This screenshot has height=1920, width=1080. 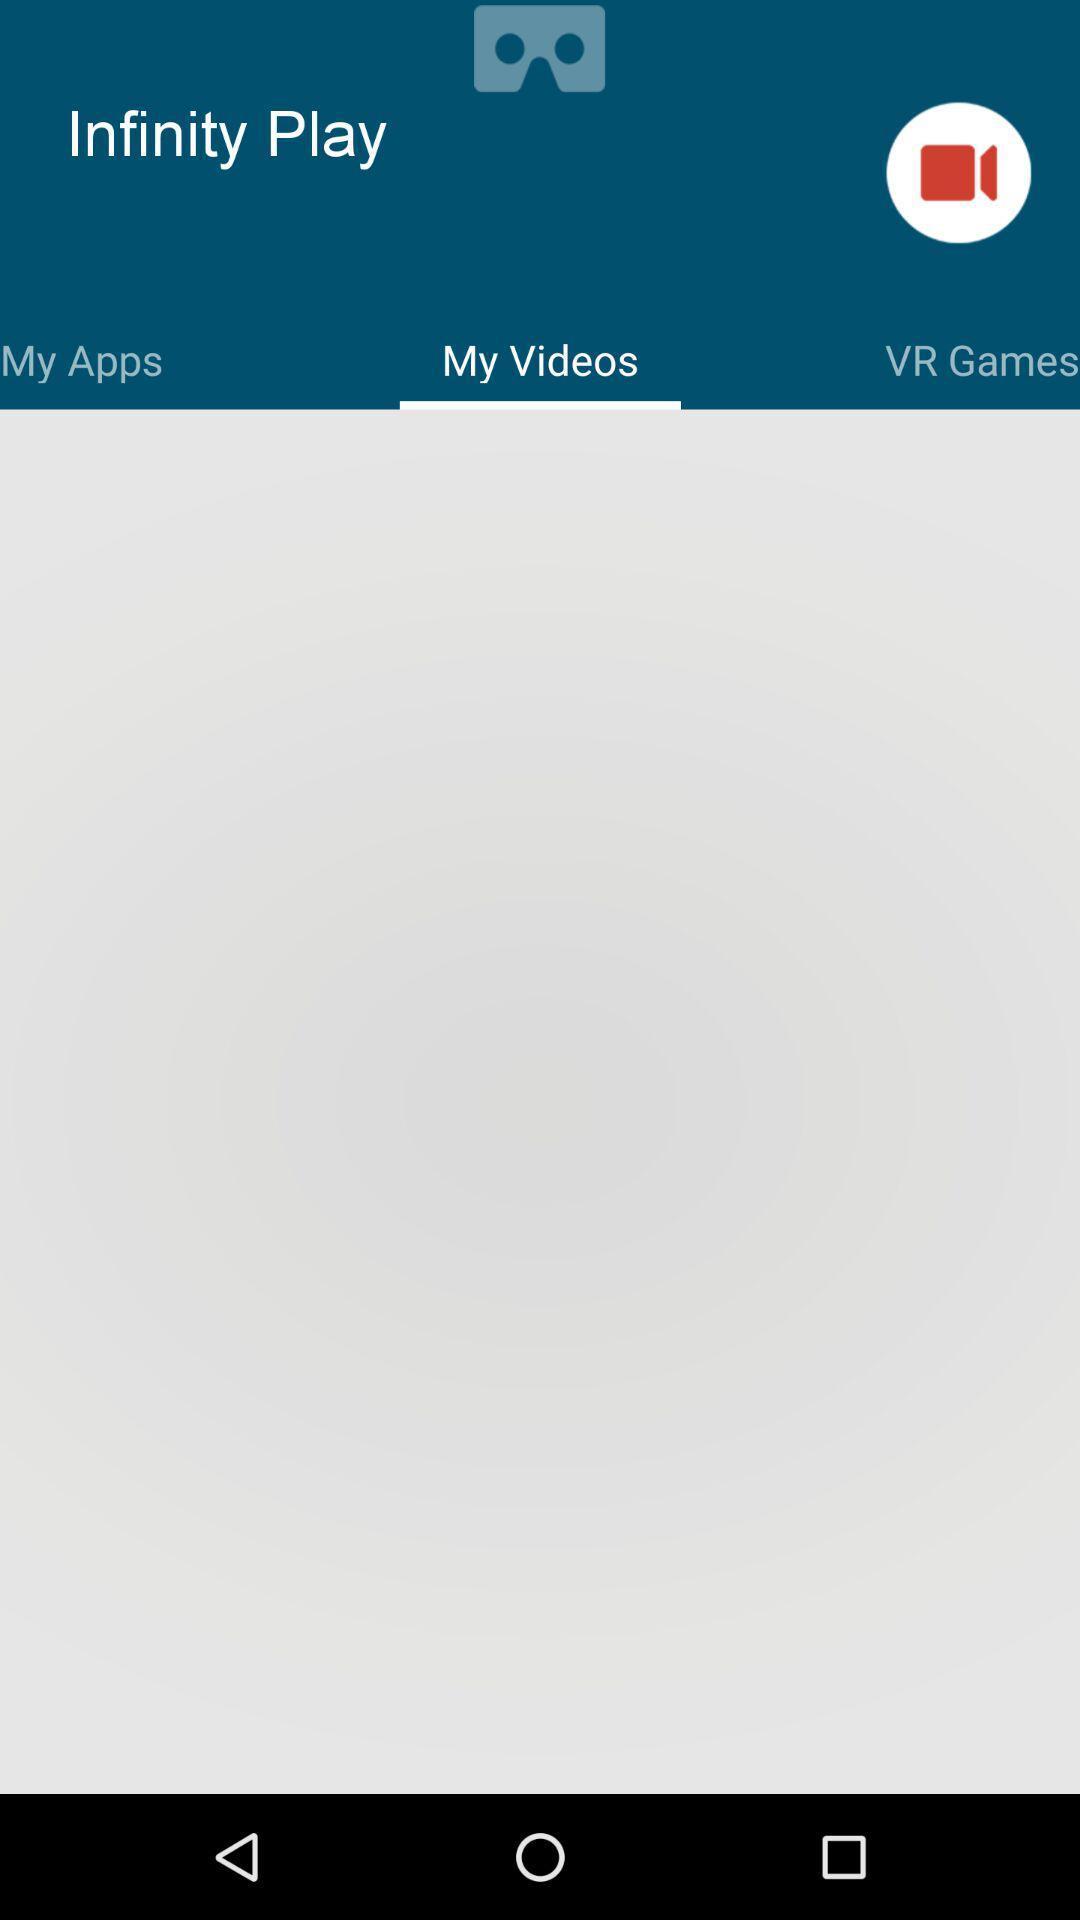 What do you see at coordinates (80, 356) in the screenshot?
I see `the item below the infinity play` at bounding box center [80, 356].